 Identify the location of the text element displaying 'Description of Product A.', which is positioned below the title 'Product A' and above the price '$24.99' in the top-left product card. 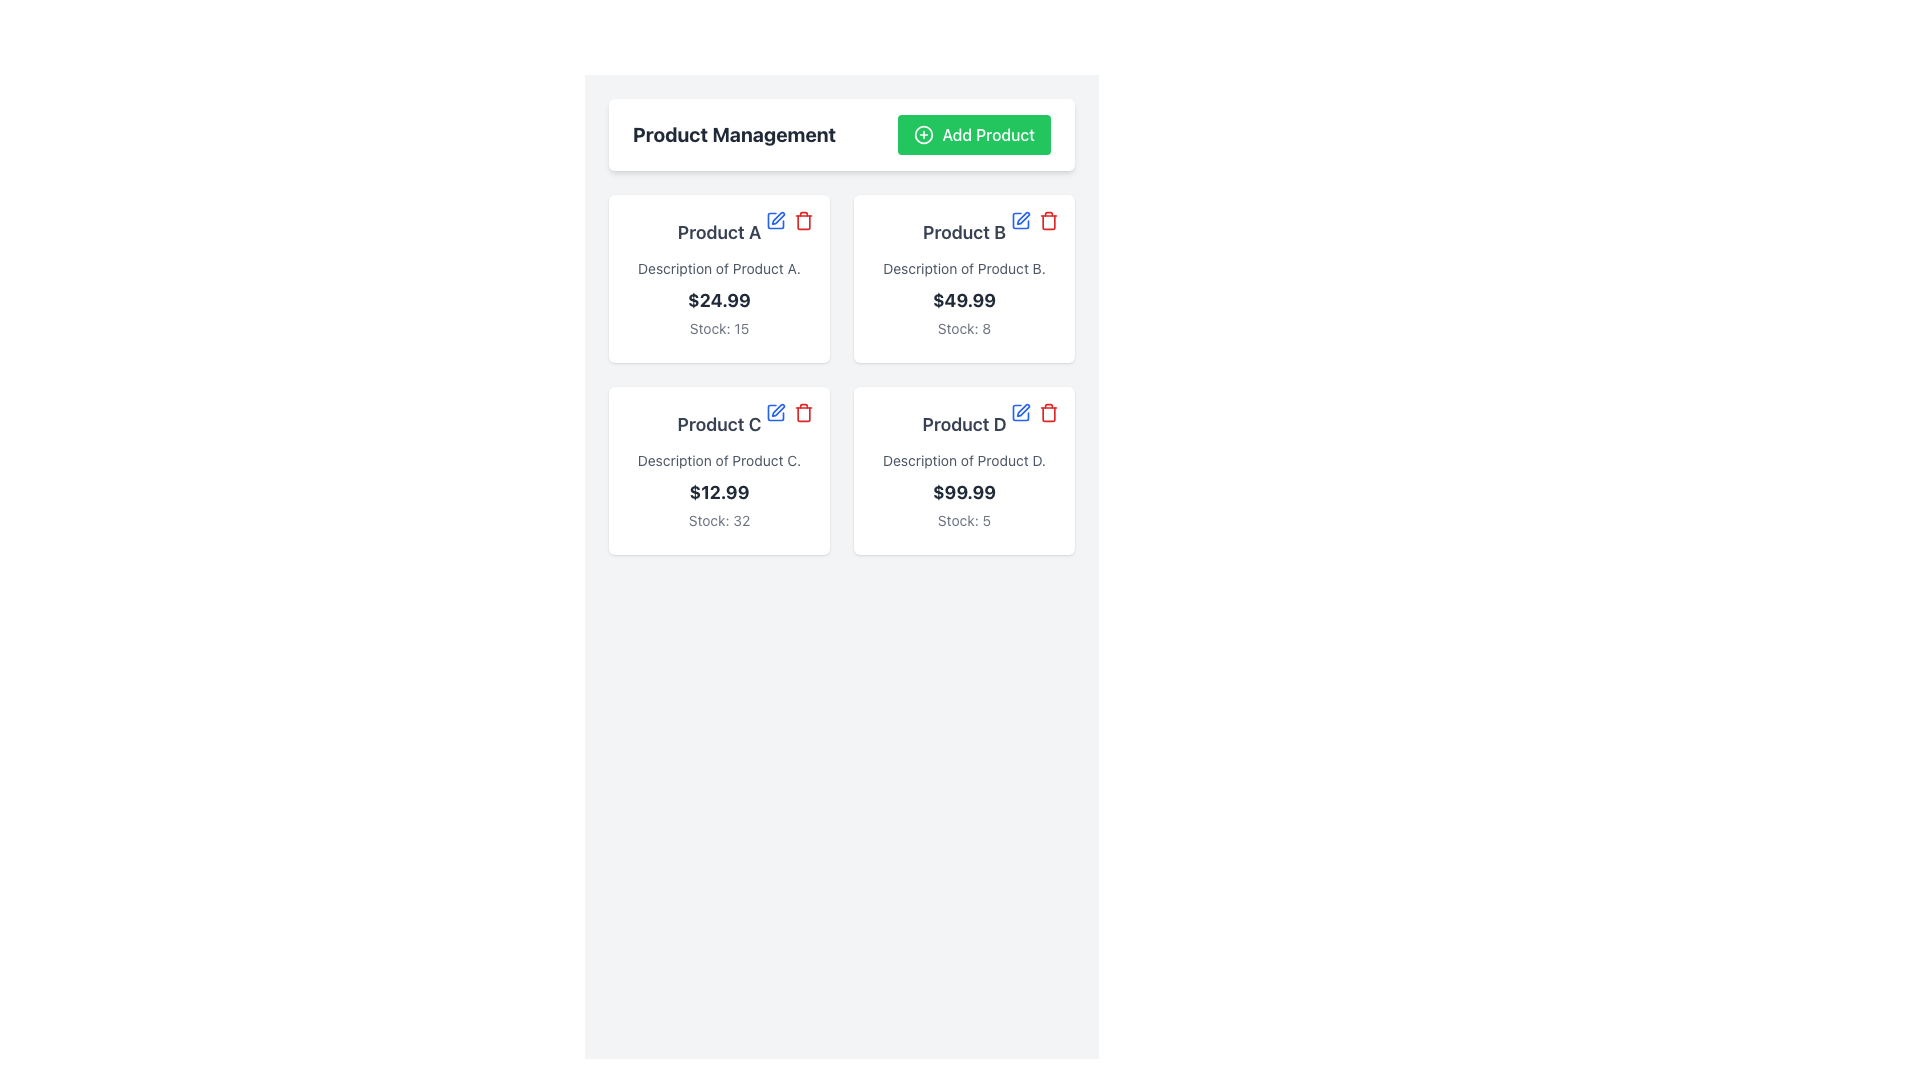
(719, 268).